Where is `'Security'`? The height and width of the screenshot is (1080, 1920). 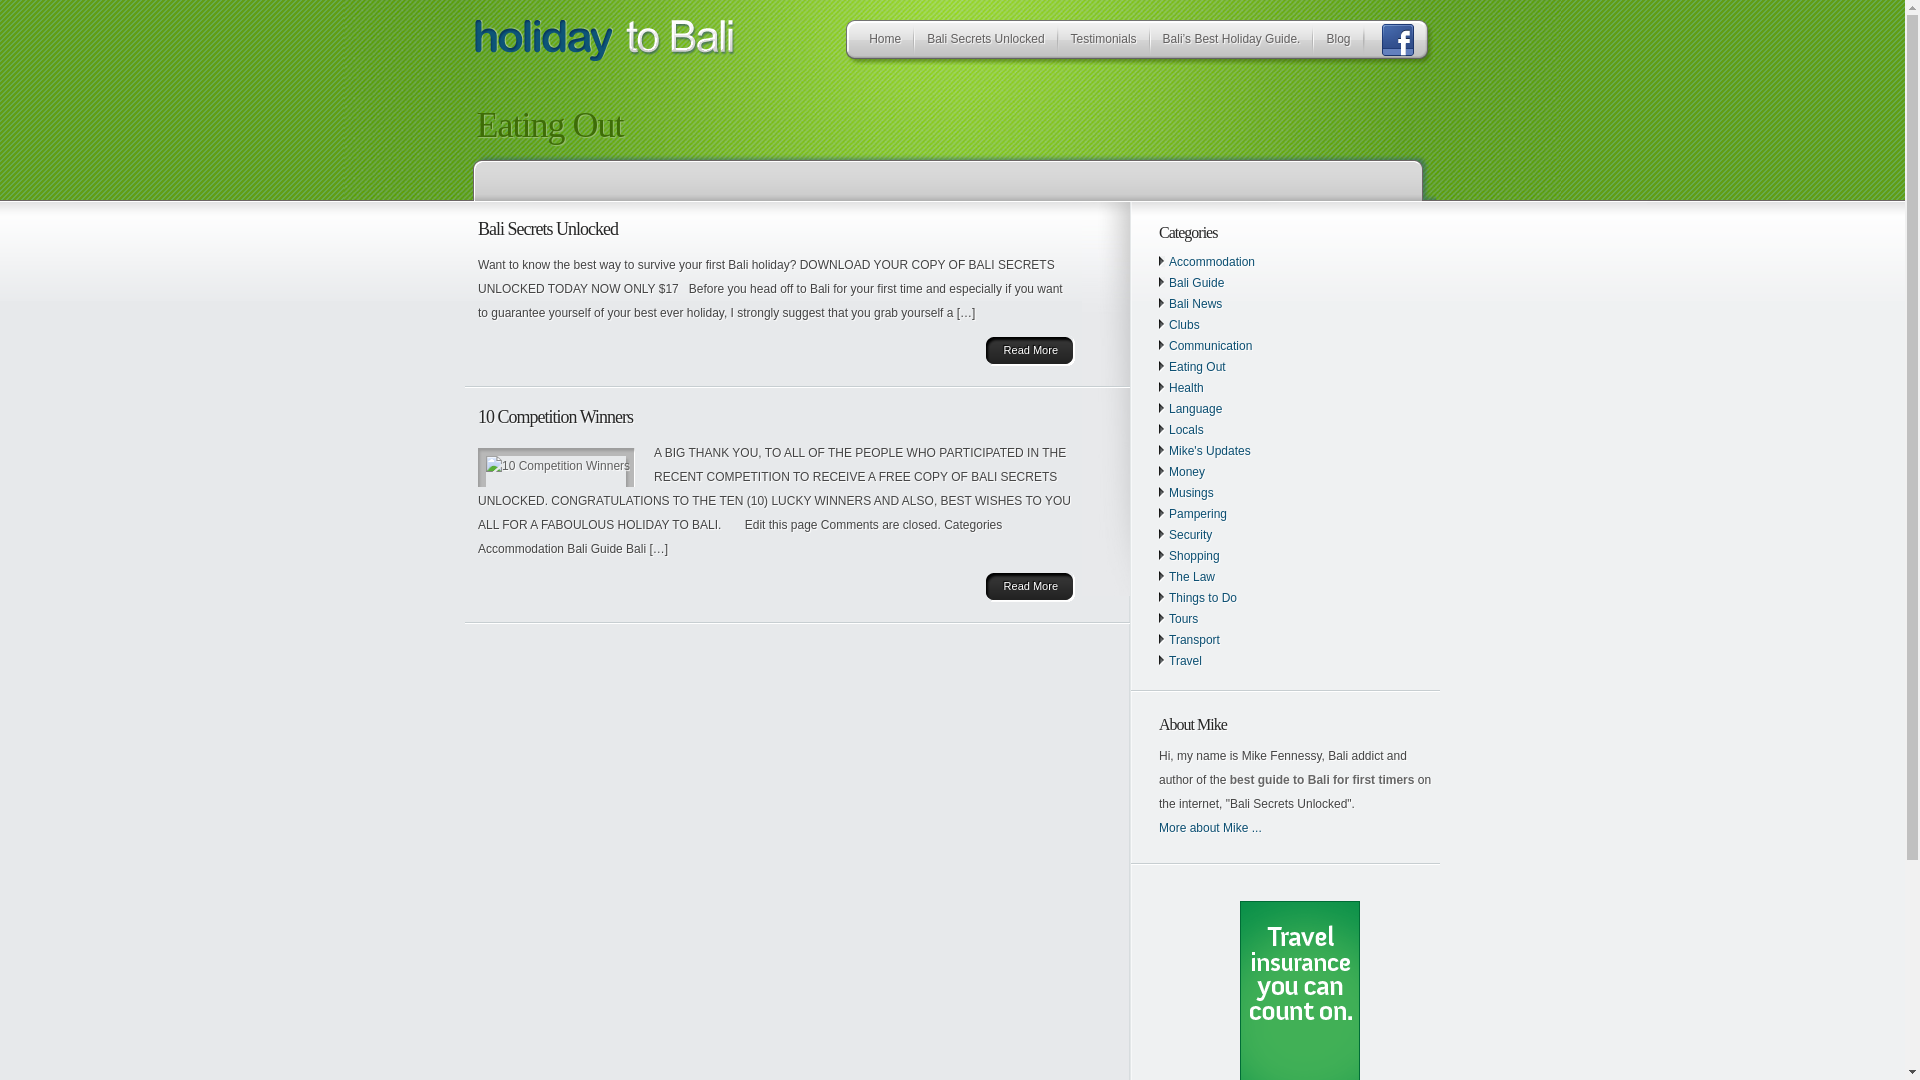
'Security' is located at coordinates (1169, 534).